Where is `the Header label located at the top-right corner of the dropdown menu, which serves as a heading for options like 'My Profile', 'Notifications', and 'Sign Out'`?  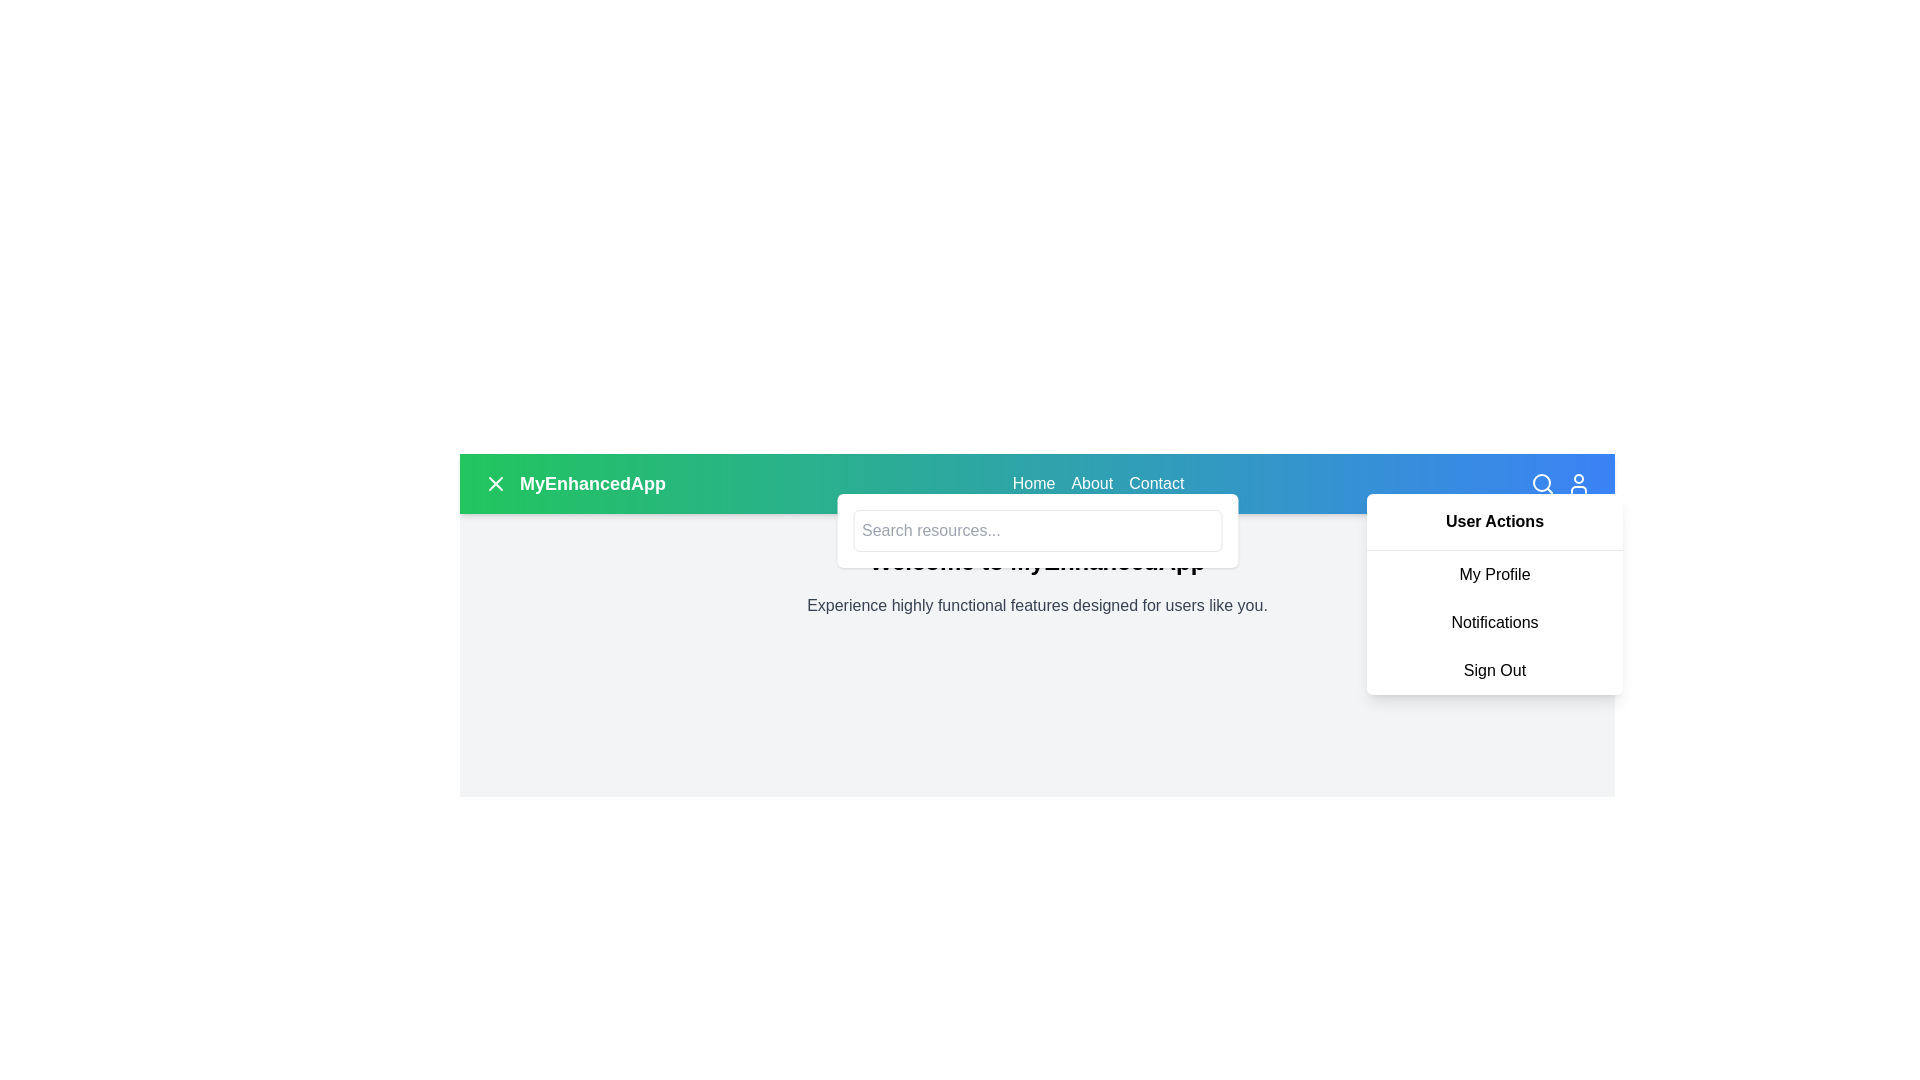 the Header label located at the top-right corner of the dropdown menu, which serves as a heading for options like 'My Profile', 'Notifications', and 'Sign Out' is located at coordinates (1494, 520).